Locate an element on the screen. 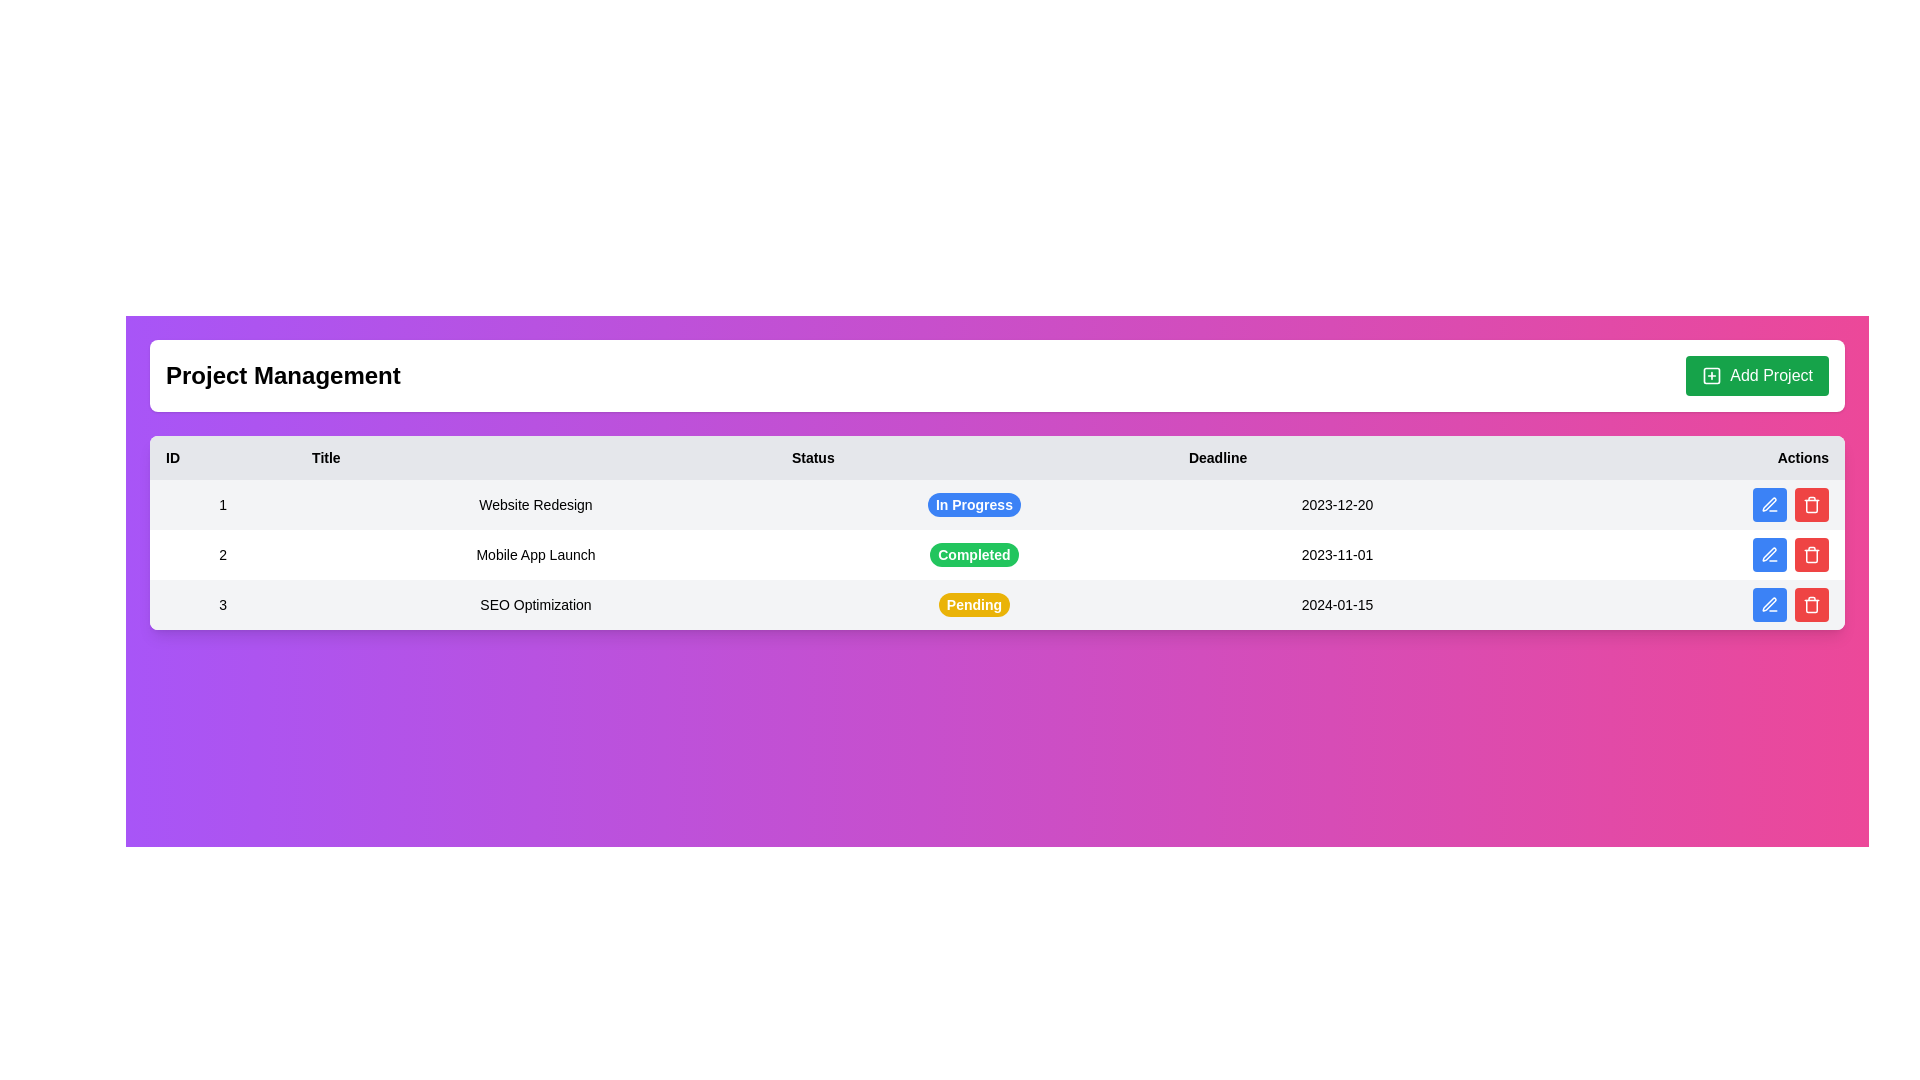 The image size is (1920, 1080). the edit button located in the 'Actions' column of the row for 'Mobile App Launch' is located at coordinates (1770, 555).